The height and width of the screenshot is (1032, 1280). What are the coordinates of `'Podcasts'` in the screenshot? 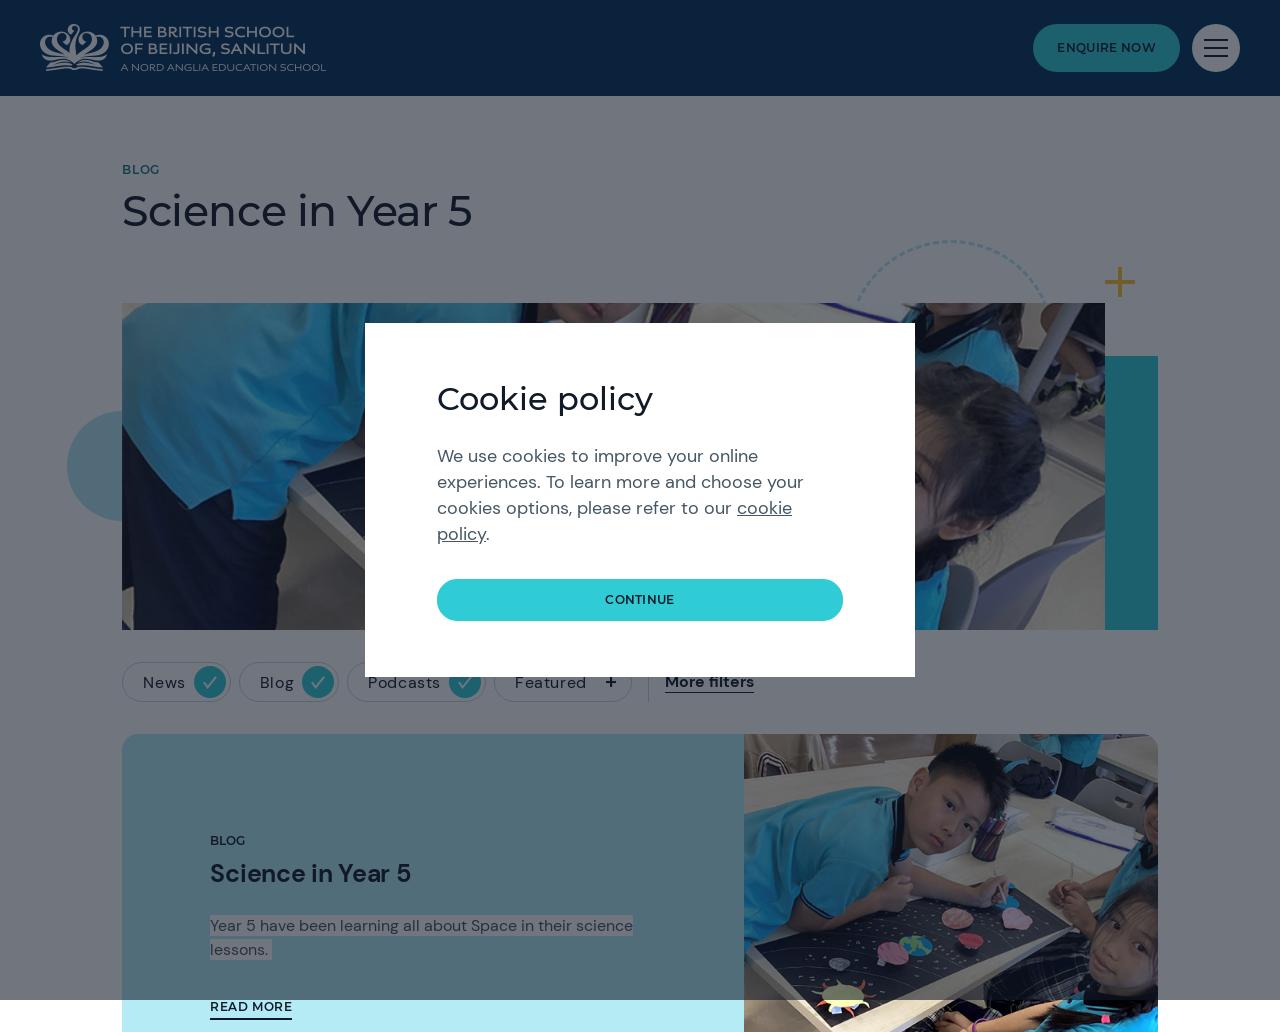 It's located at (403, 680).